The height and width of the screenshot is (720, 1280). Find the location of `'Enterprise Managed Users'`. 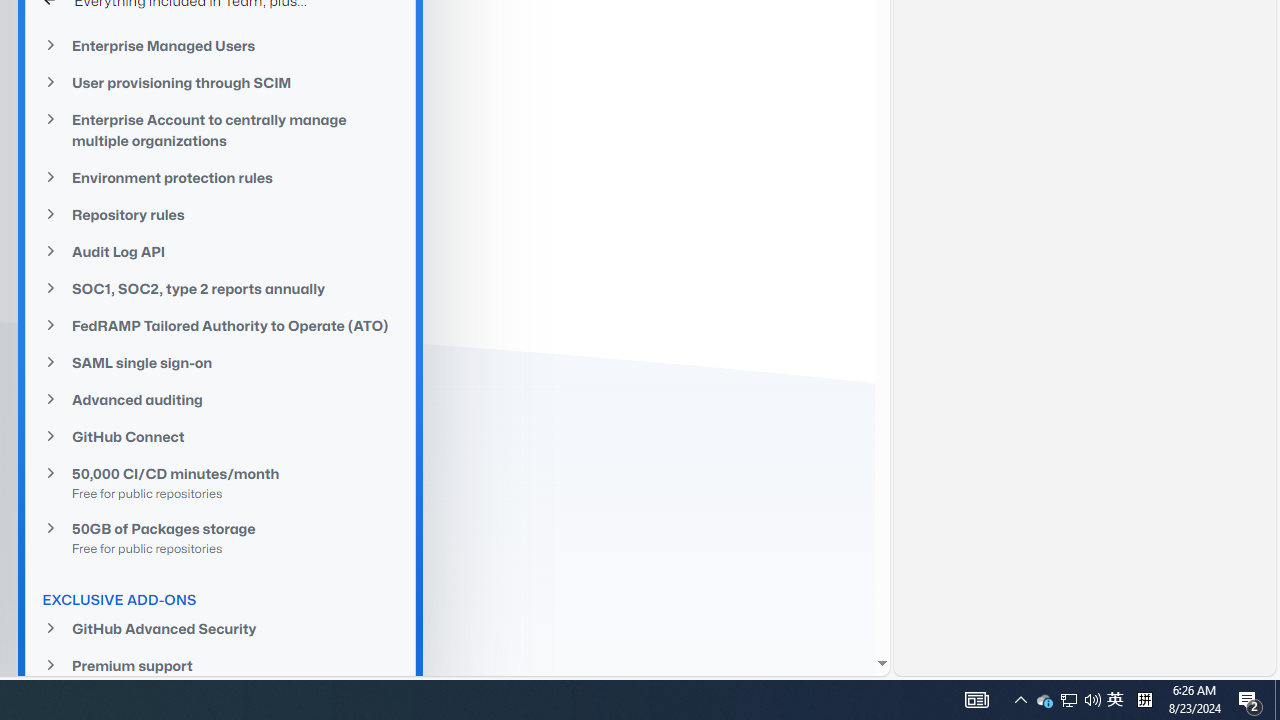

'Enterprise Managed Users' is located at coordinates (220, 45).